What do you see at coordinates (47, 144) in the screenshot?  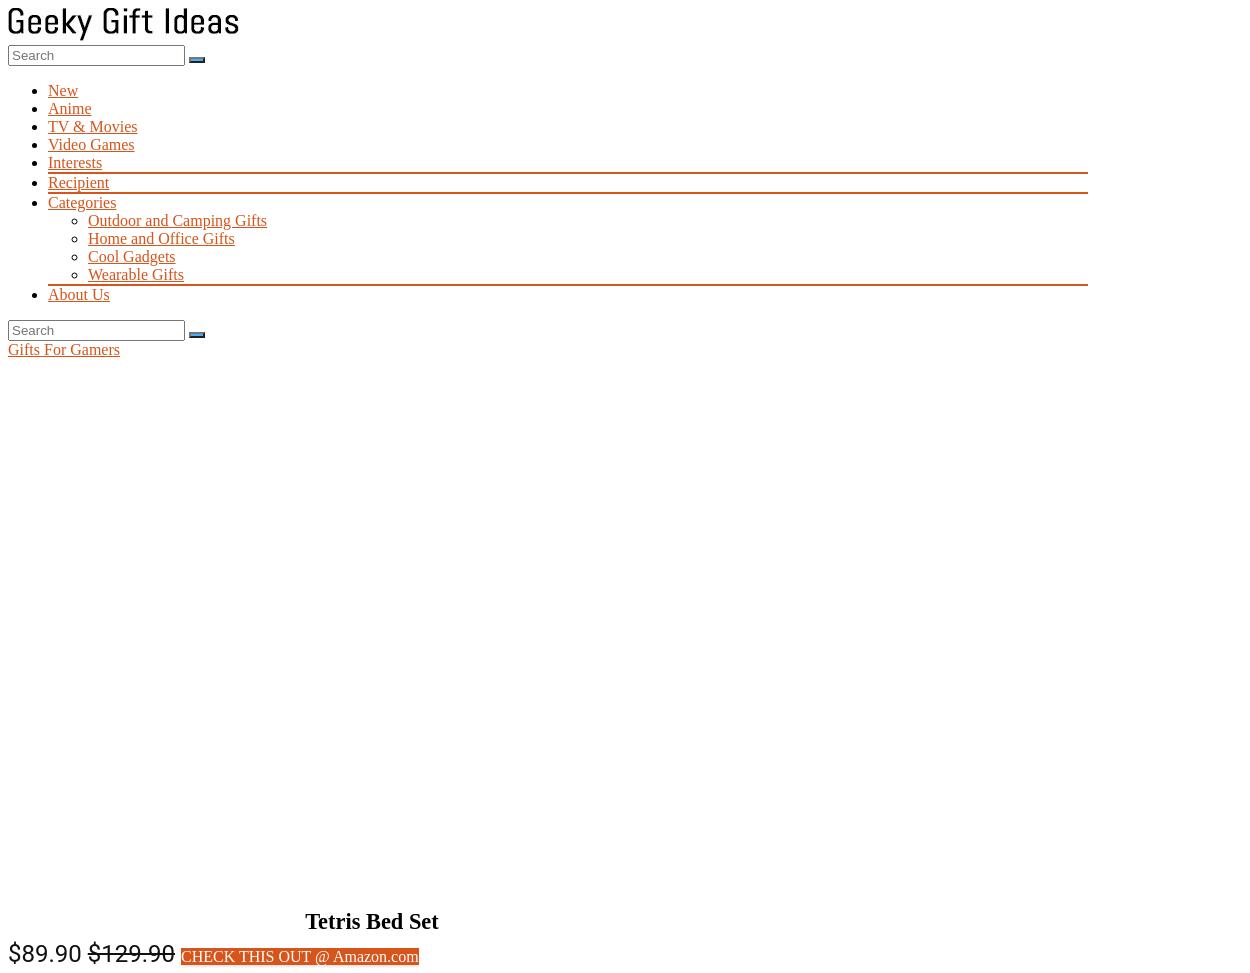 I see `'Video Games'` at bounding box center [47, 144].